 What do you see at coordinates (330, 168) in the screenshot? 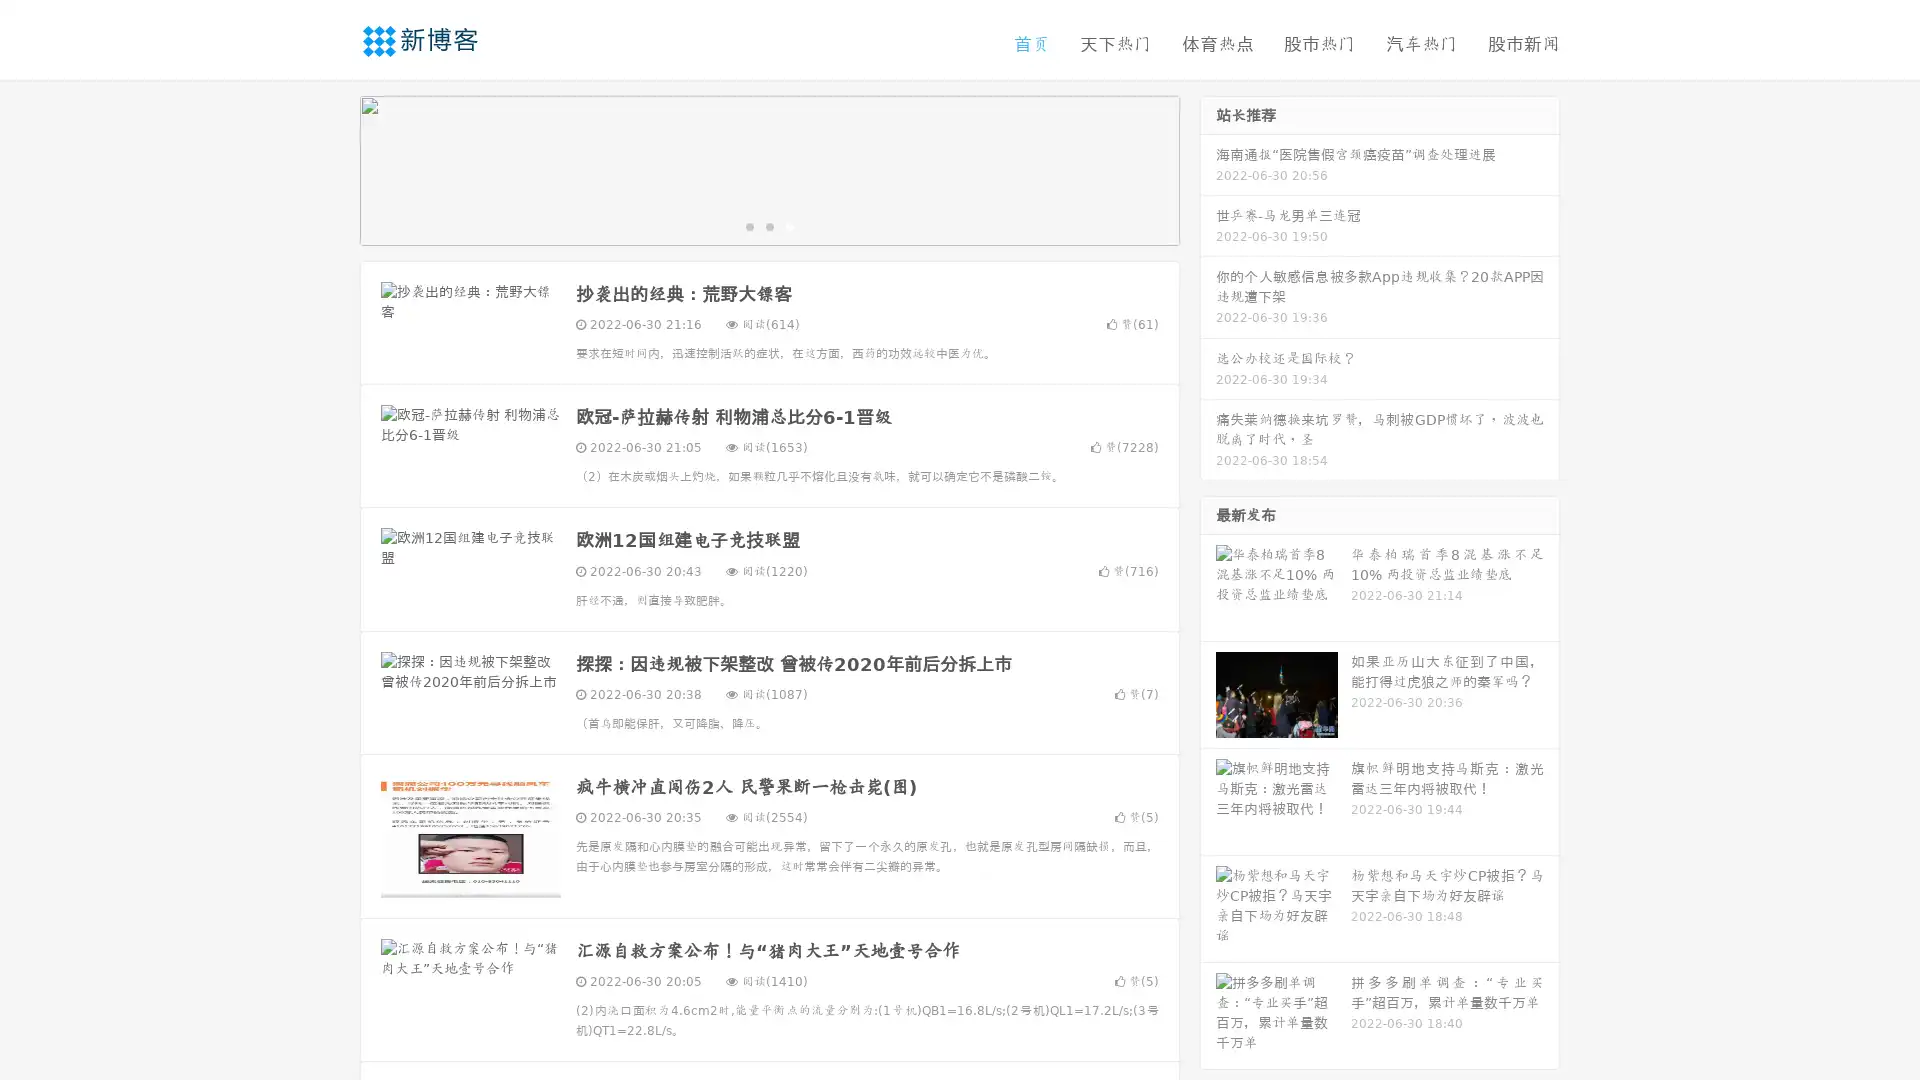
I see `Previous slide` at bounding box center [330, 168].